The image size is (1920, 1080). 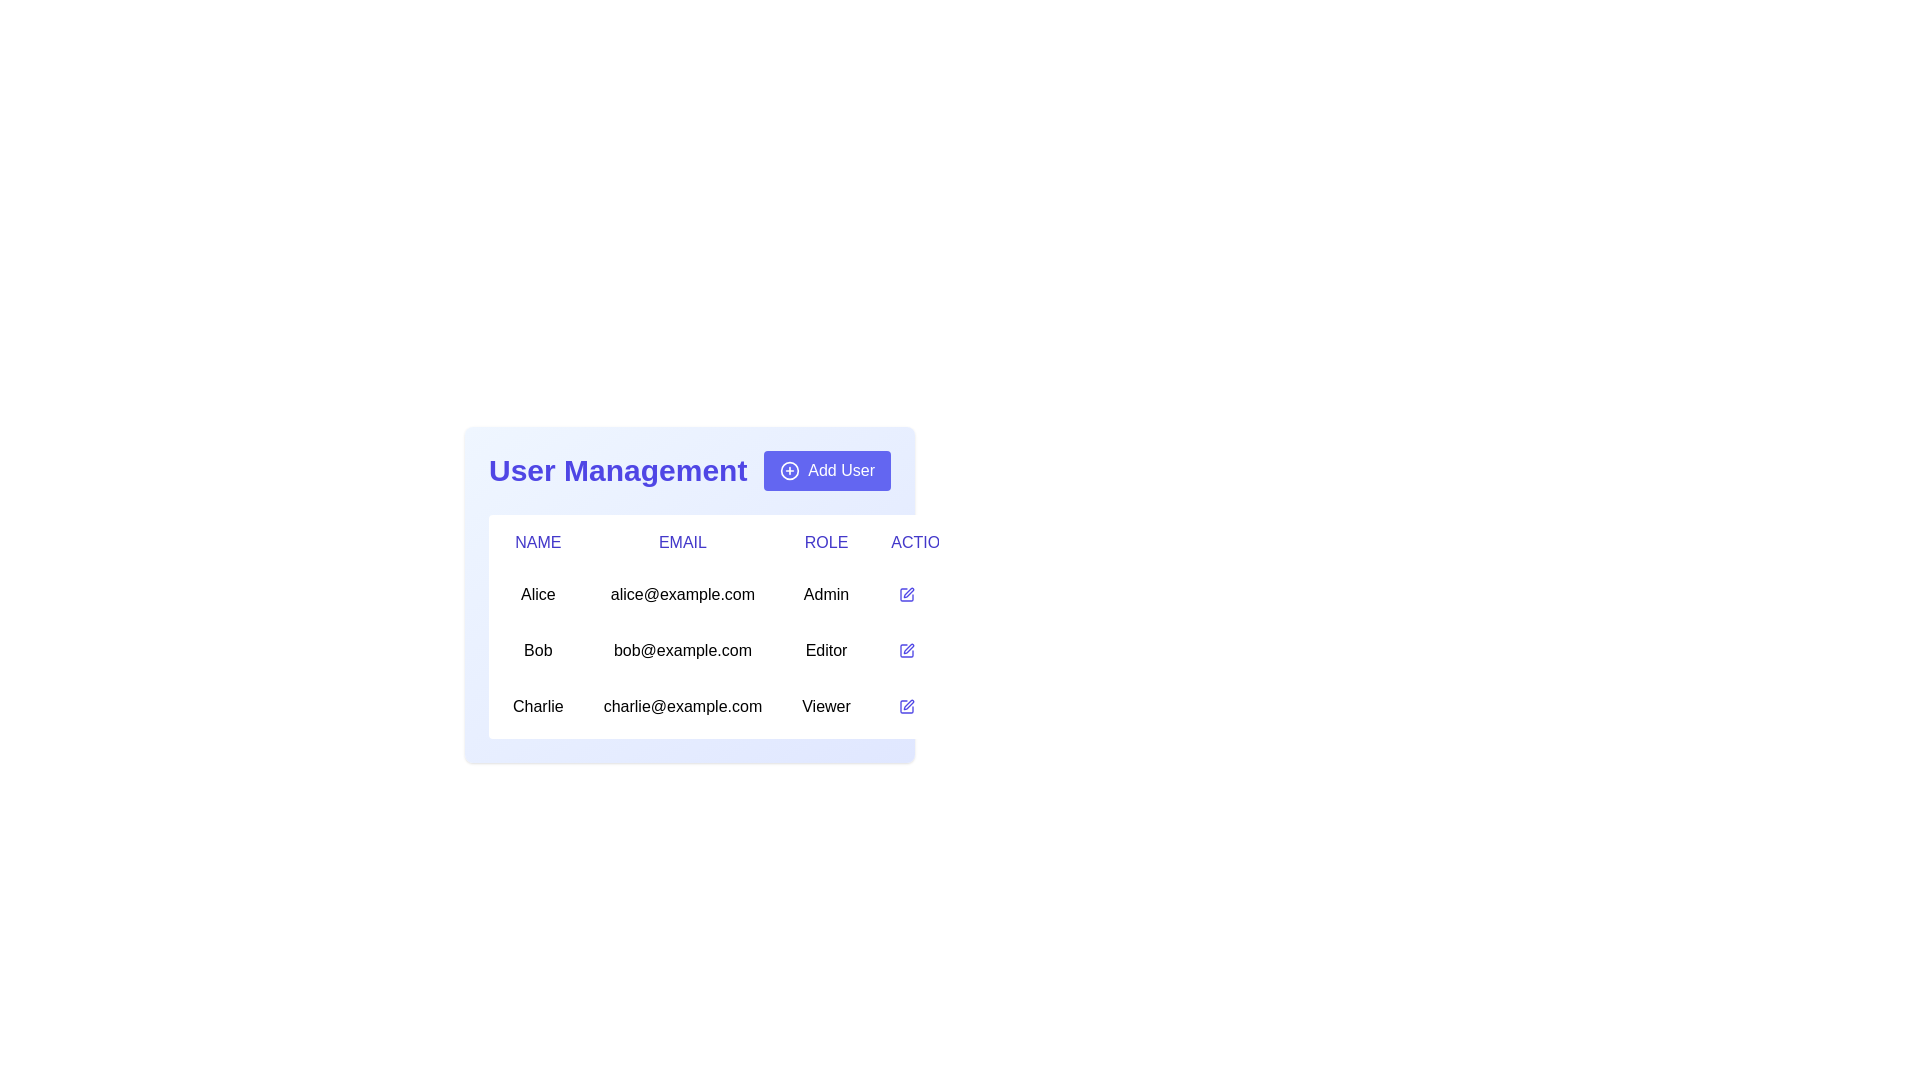 I want to click on the delete button located in the 'Actions' column of the first row in the 'User Management' table, so click(x=945, y=593).